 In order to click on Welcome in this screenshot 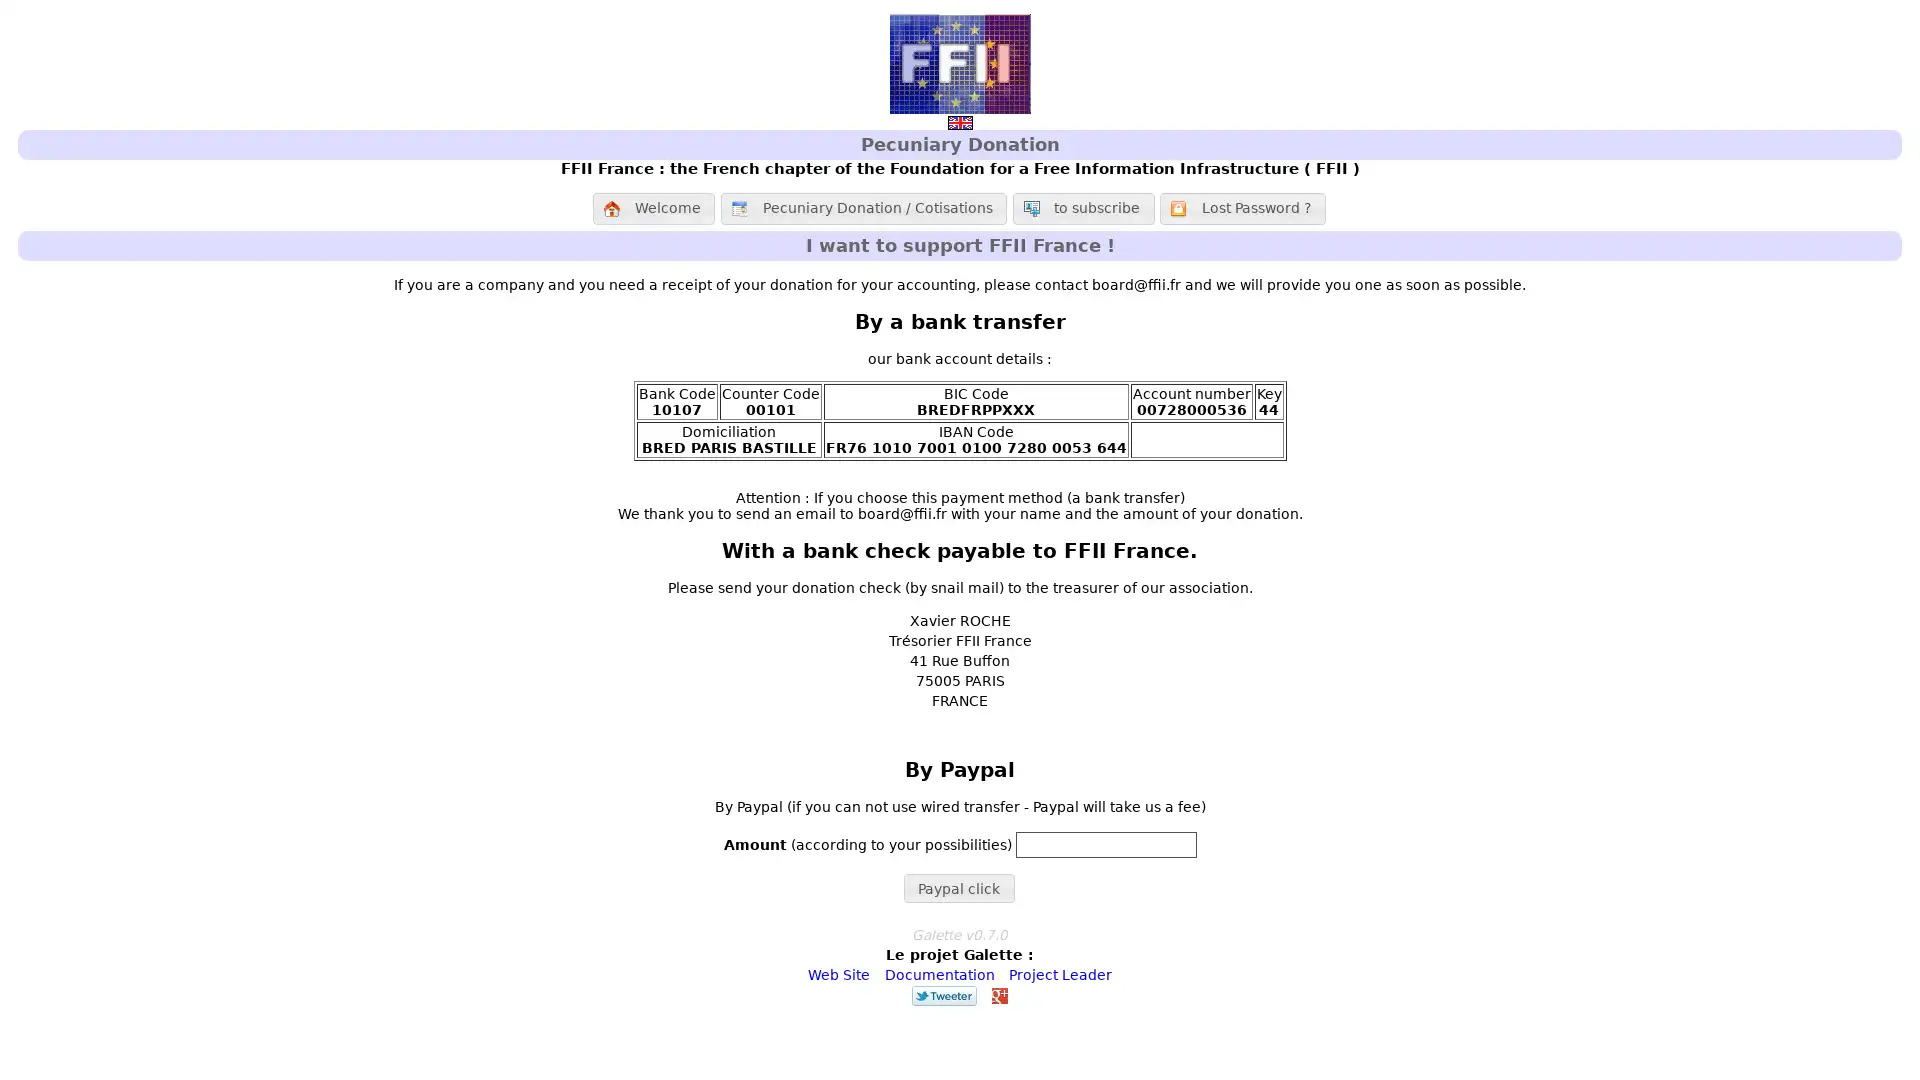, I will do `click(653, 208)`.